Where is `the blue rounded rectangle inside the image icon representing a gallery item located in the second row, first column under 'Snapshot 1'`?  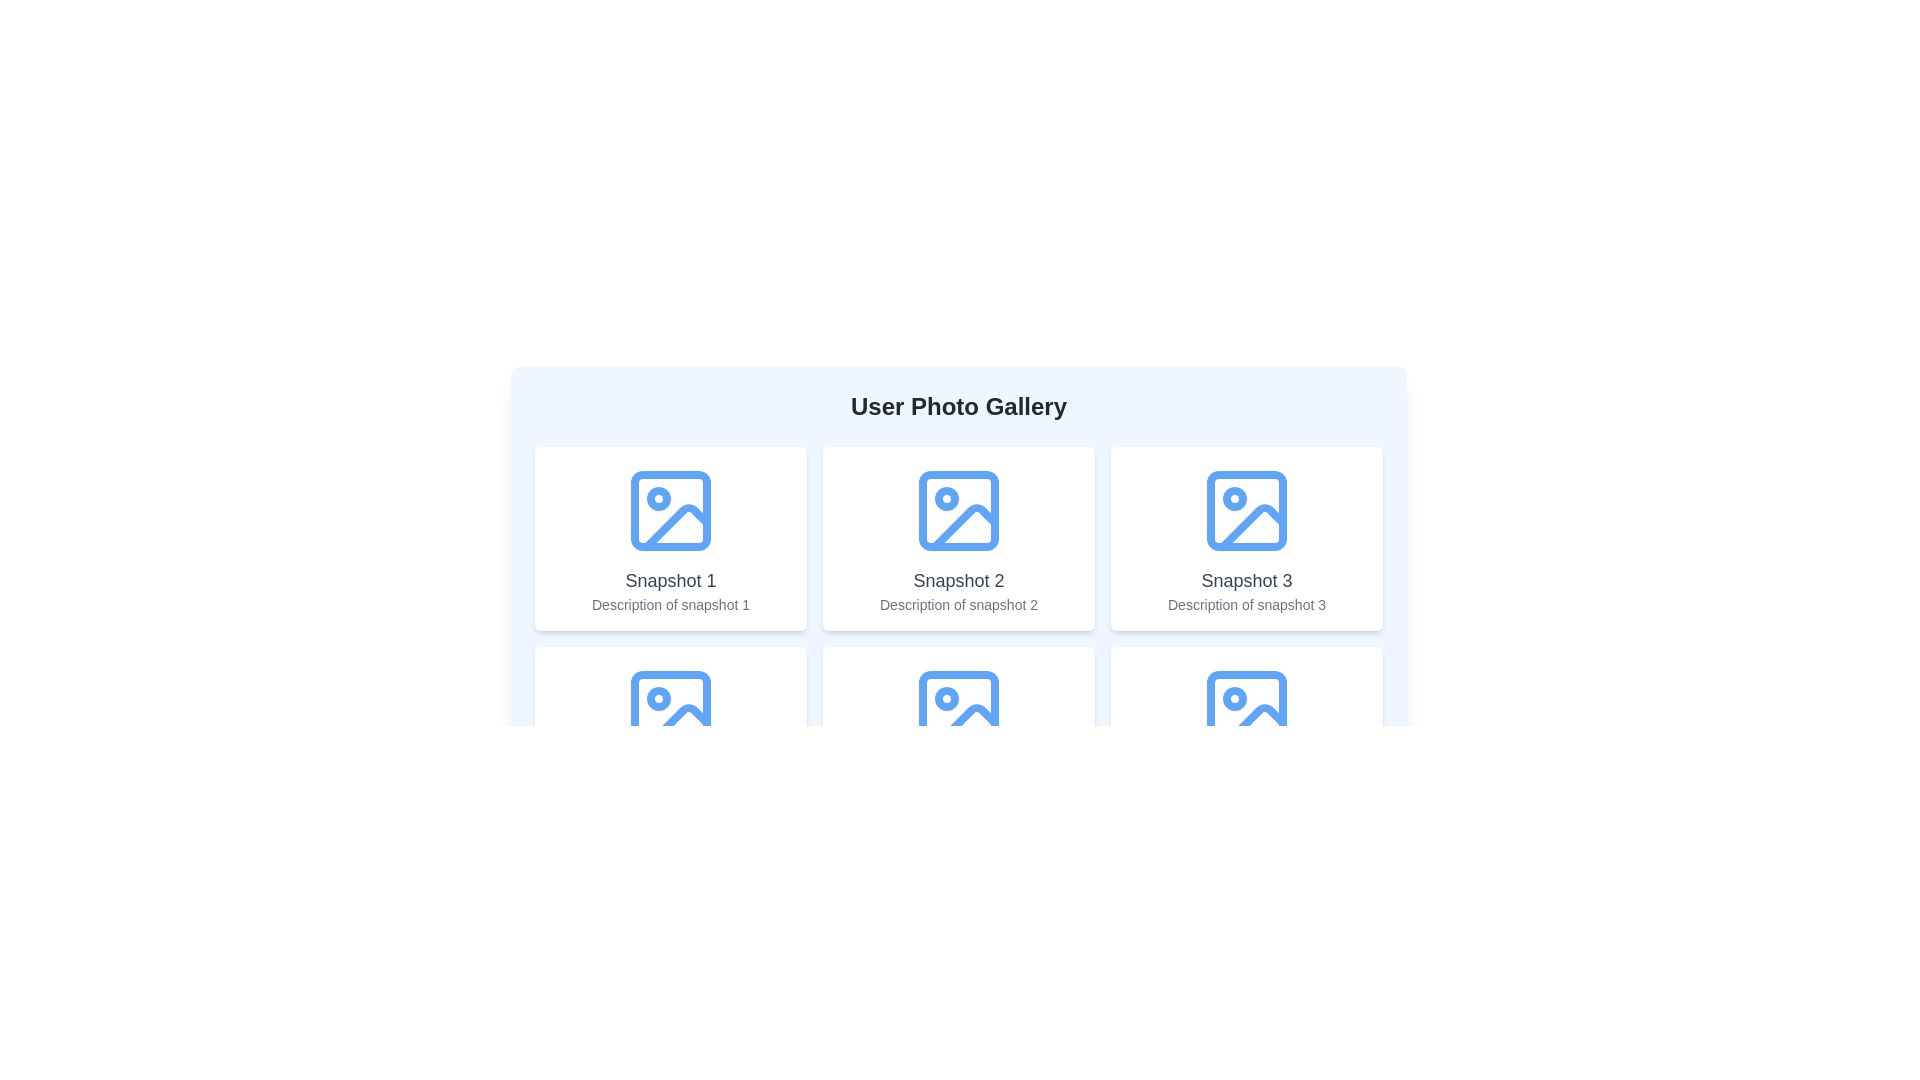
the blue rounded rectangle inside the image icon representing a gallery item located in the second row, first column under 'Snapshot 1' is located at coordinates (671, 709).